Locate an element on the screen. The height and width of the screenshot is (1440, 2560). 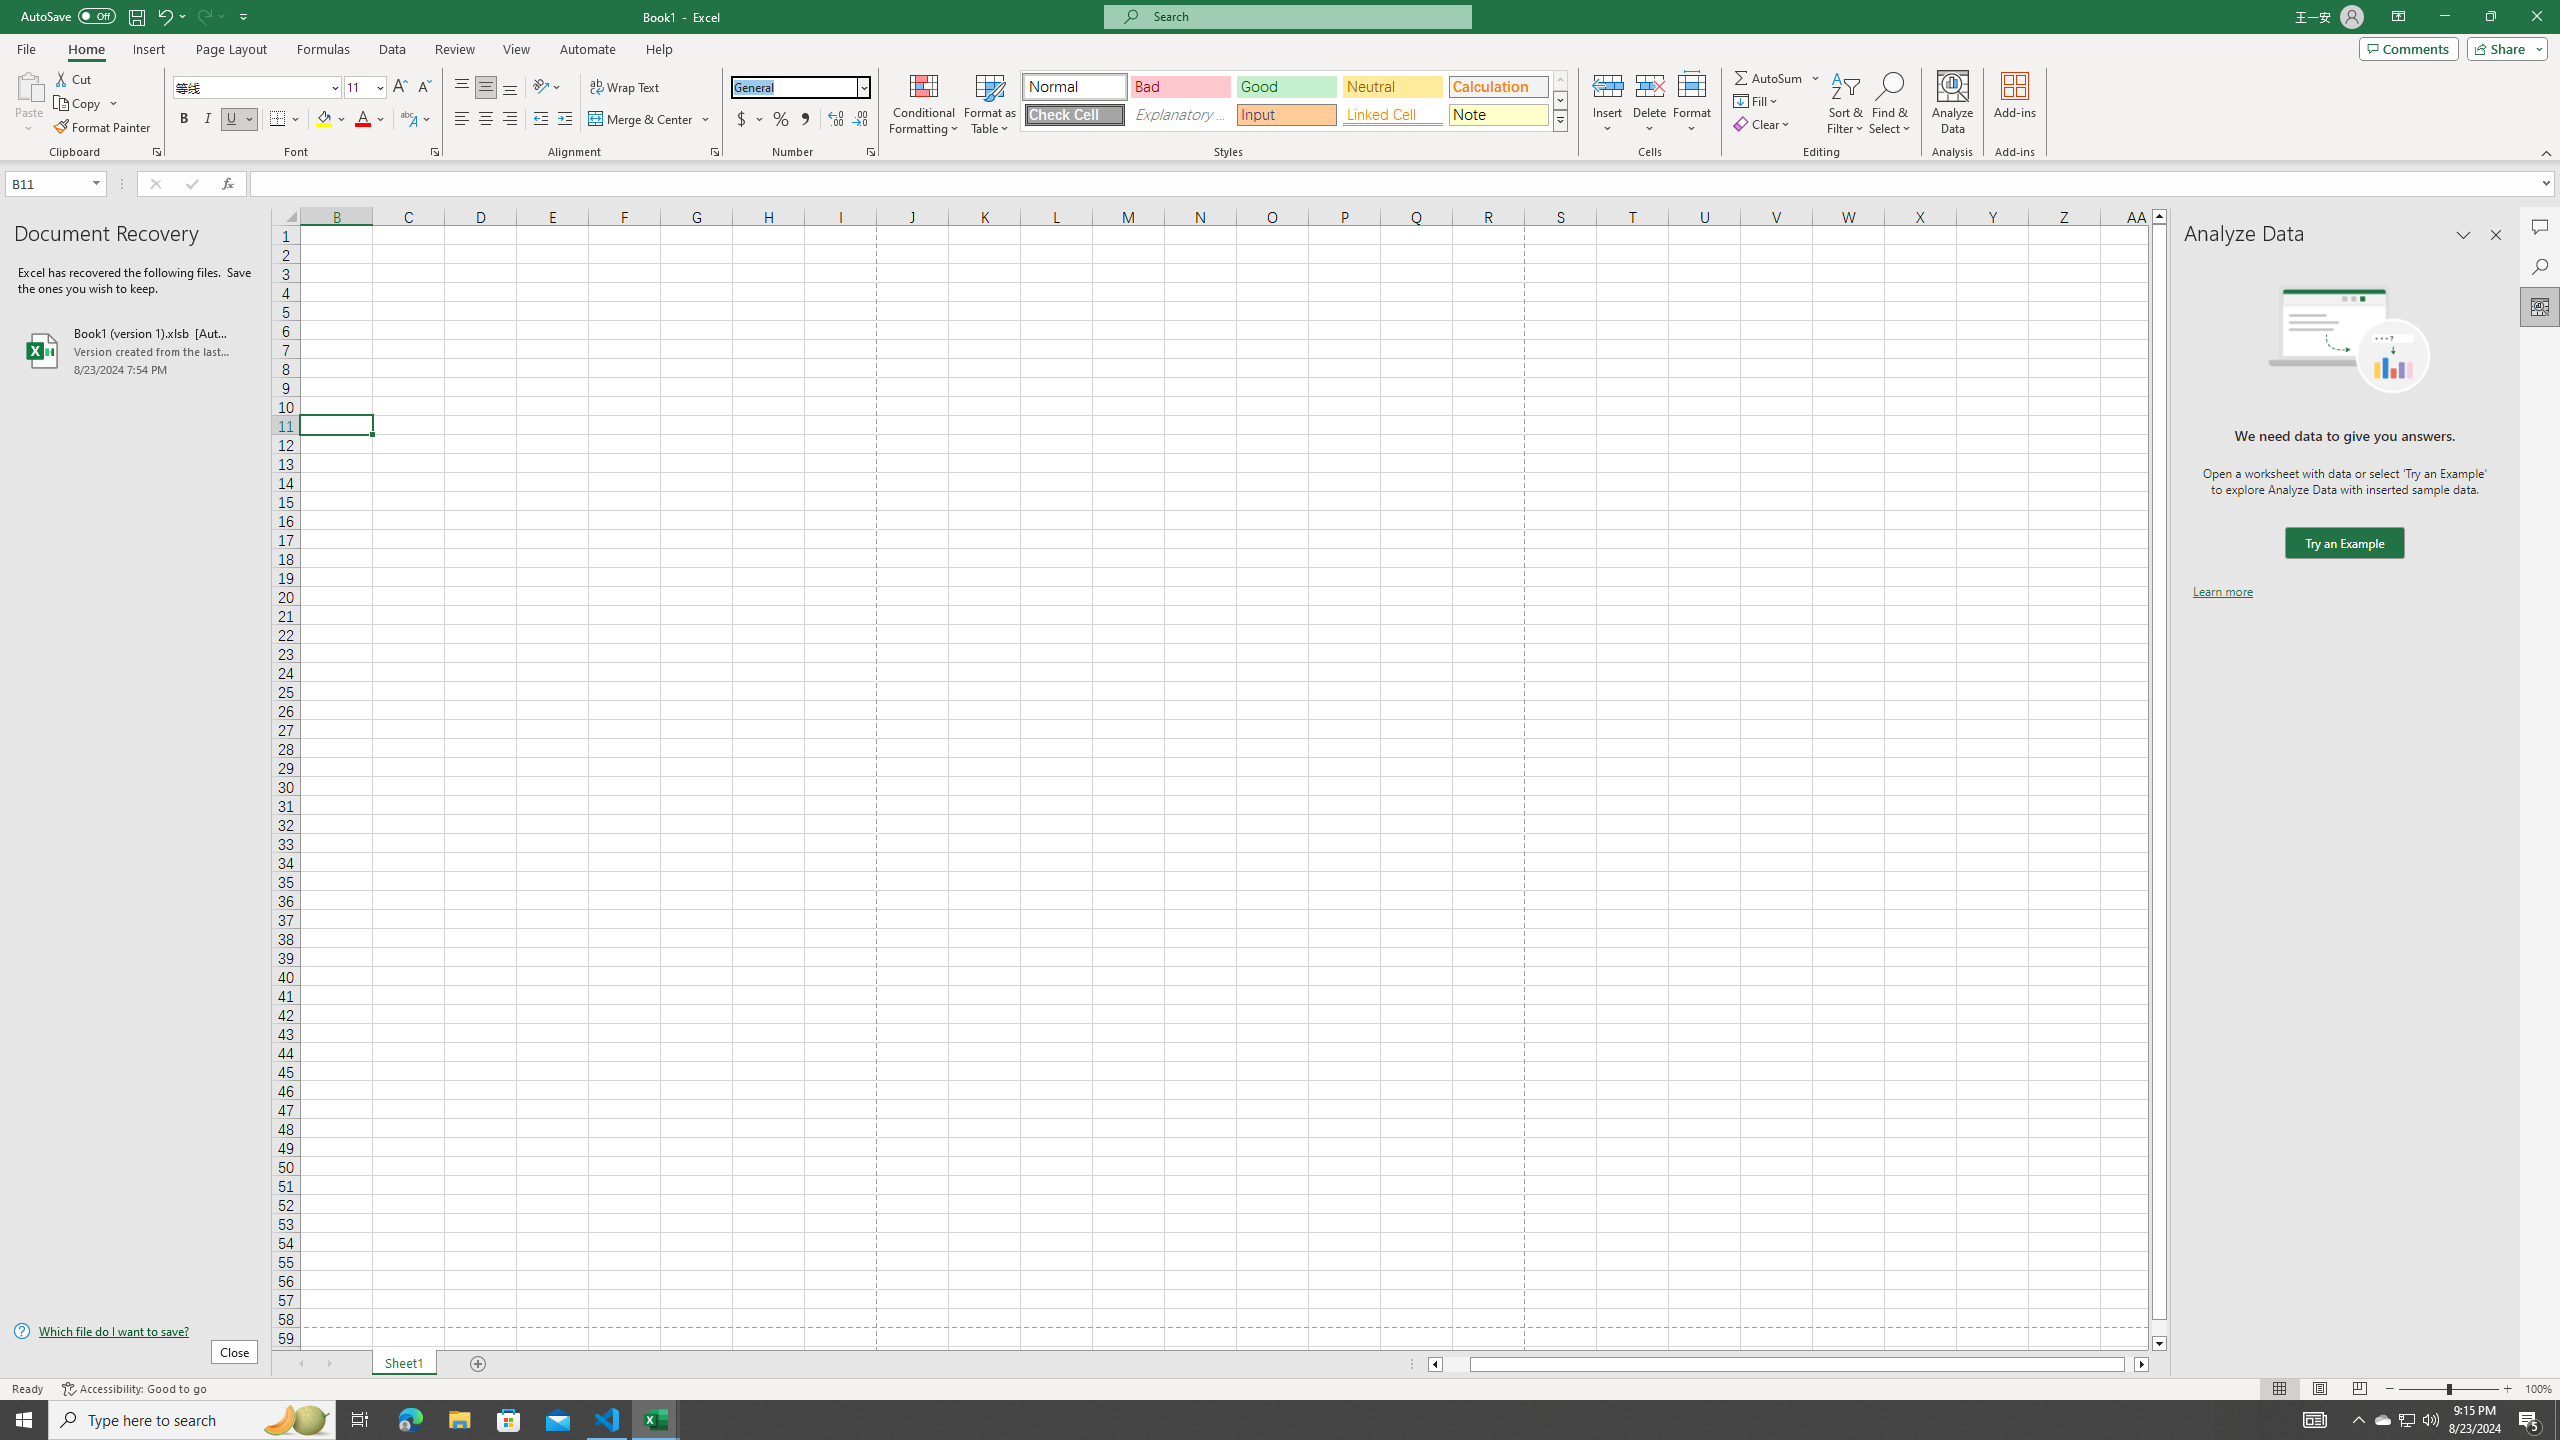
'Orientation' is located at coordinates (546, 87).